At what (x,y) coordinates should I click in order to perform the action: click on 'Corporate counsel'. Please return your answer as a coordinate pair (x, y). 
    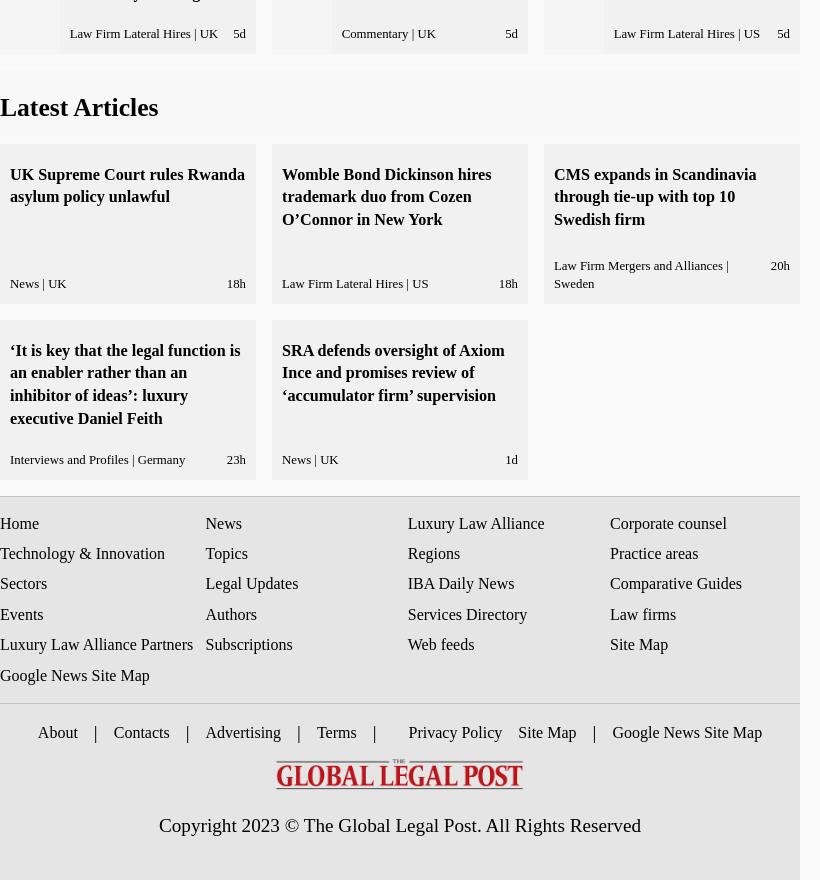
    Looking at the image, I should click on (667, 521).